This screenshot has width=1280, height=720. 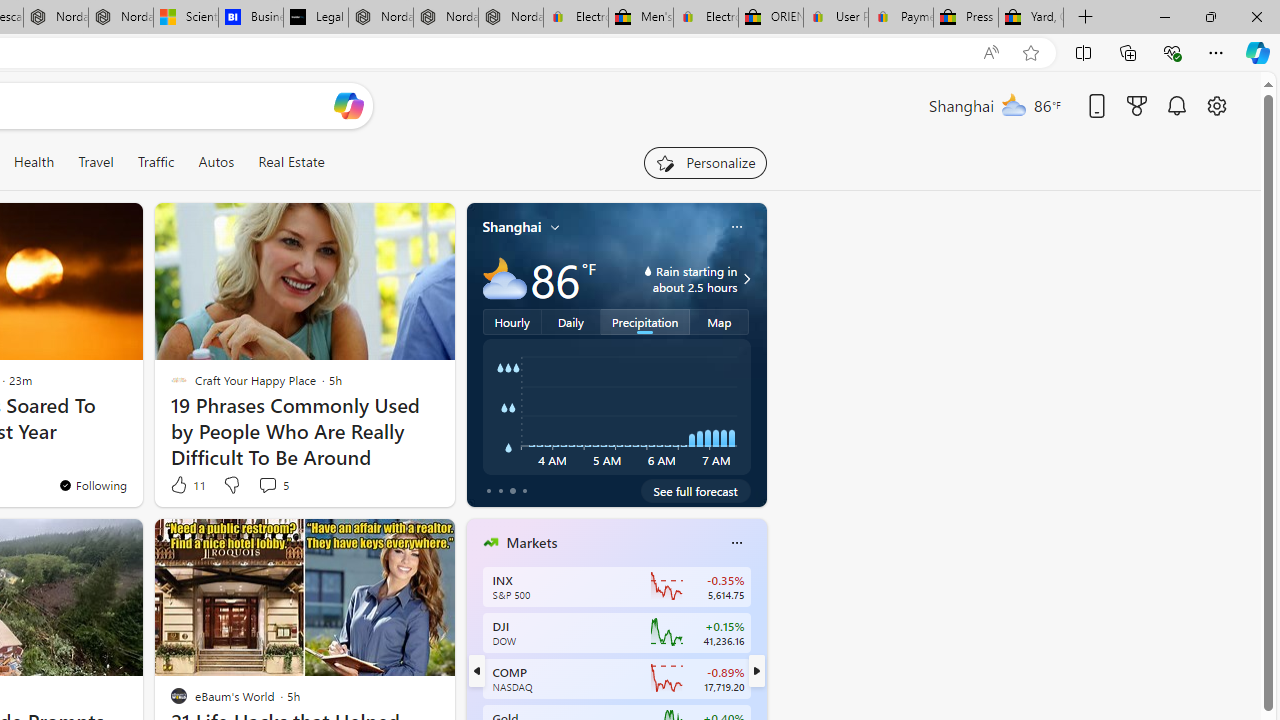 What do you see at coordinates (216, 161) in the screenshot?
I see `'Autos'` at bounding box center [216, 161].